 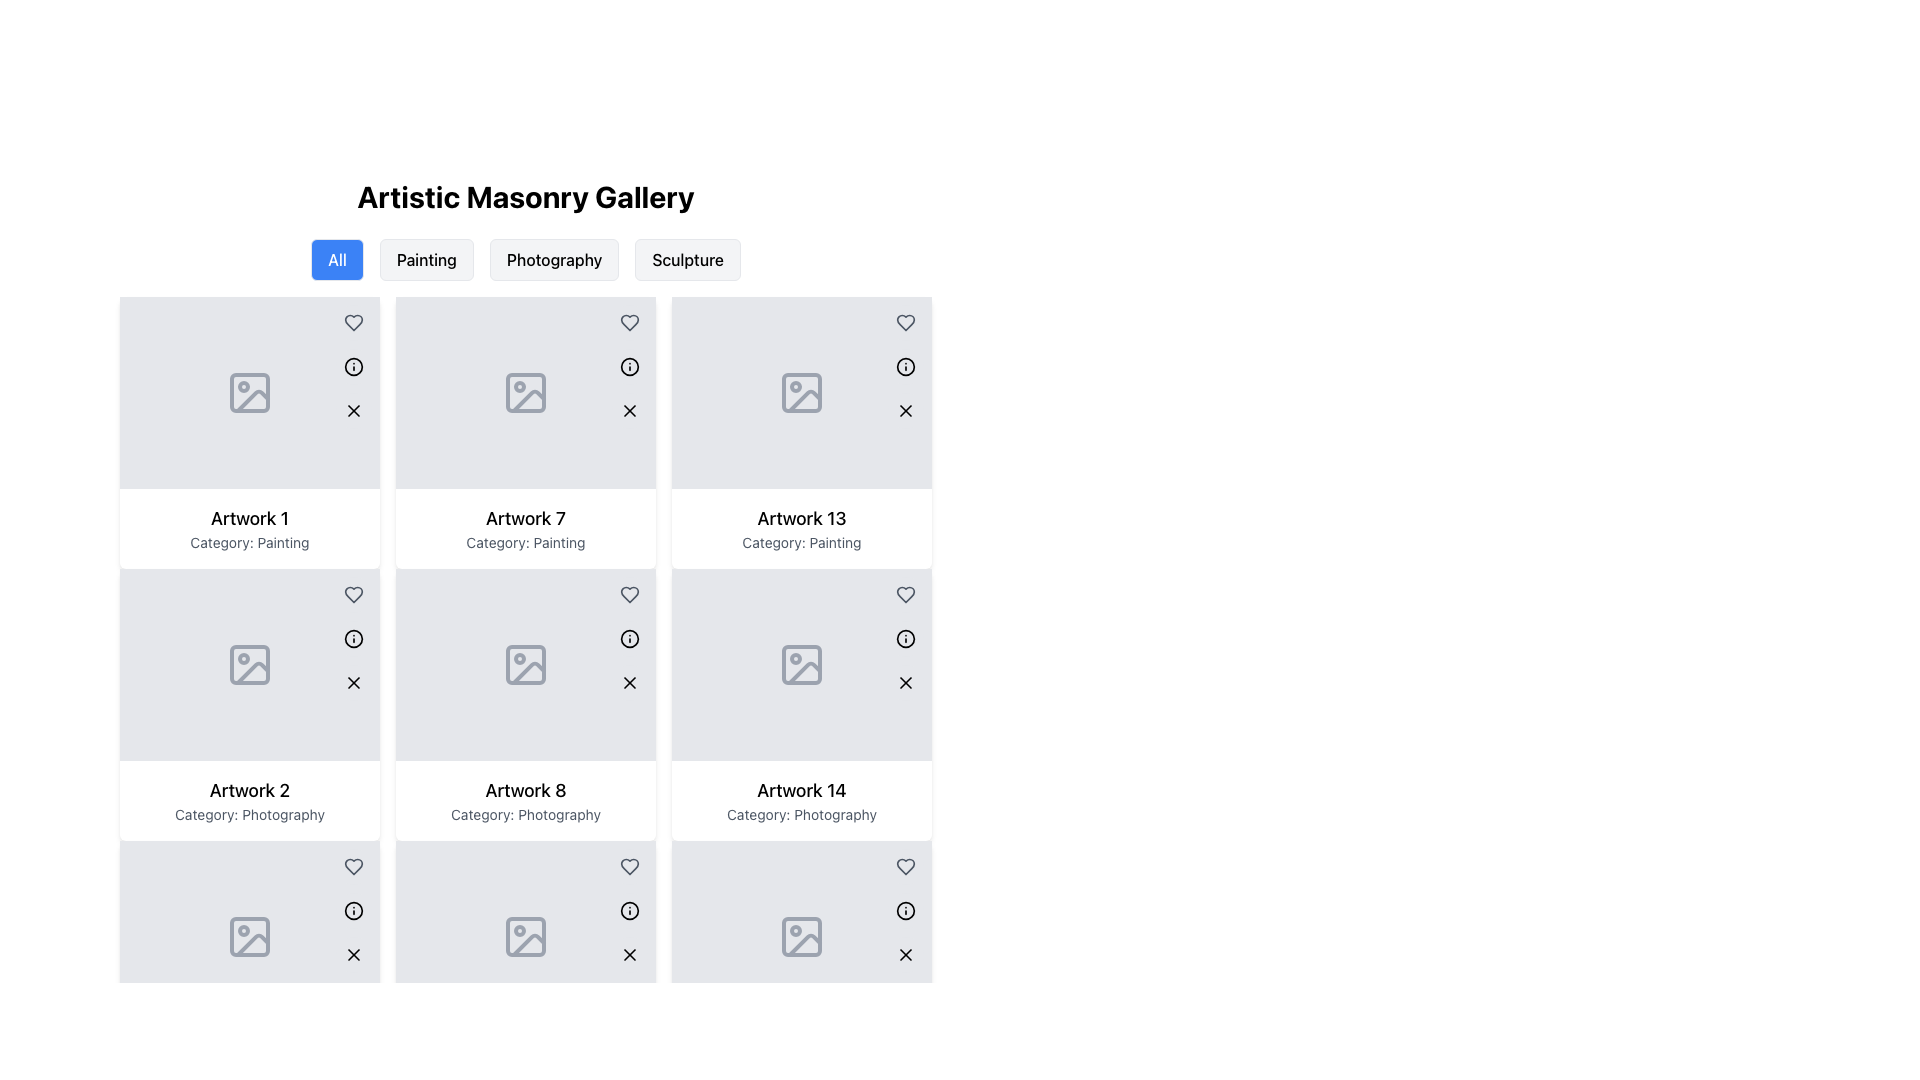 I want to click on the diagonal cross icon in the bottom-right corner of the 'Artwork 2' card, so click(x=354, y=681).